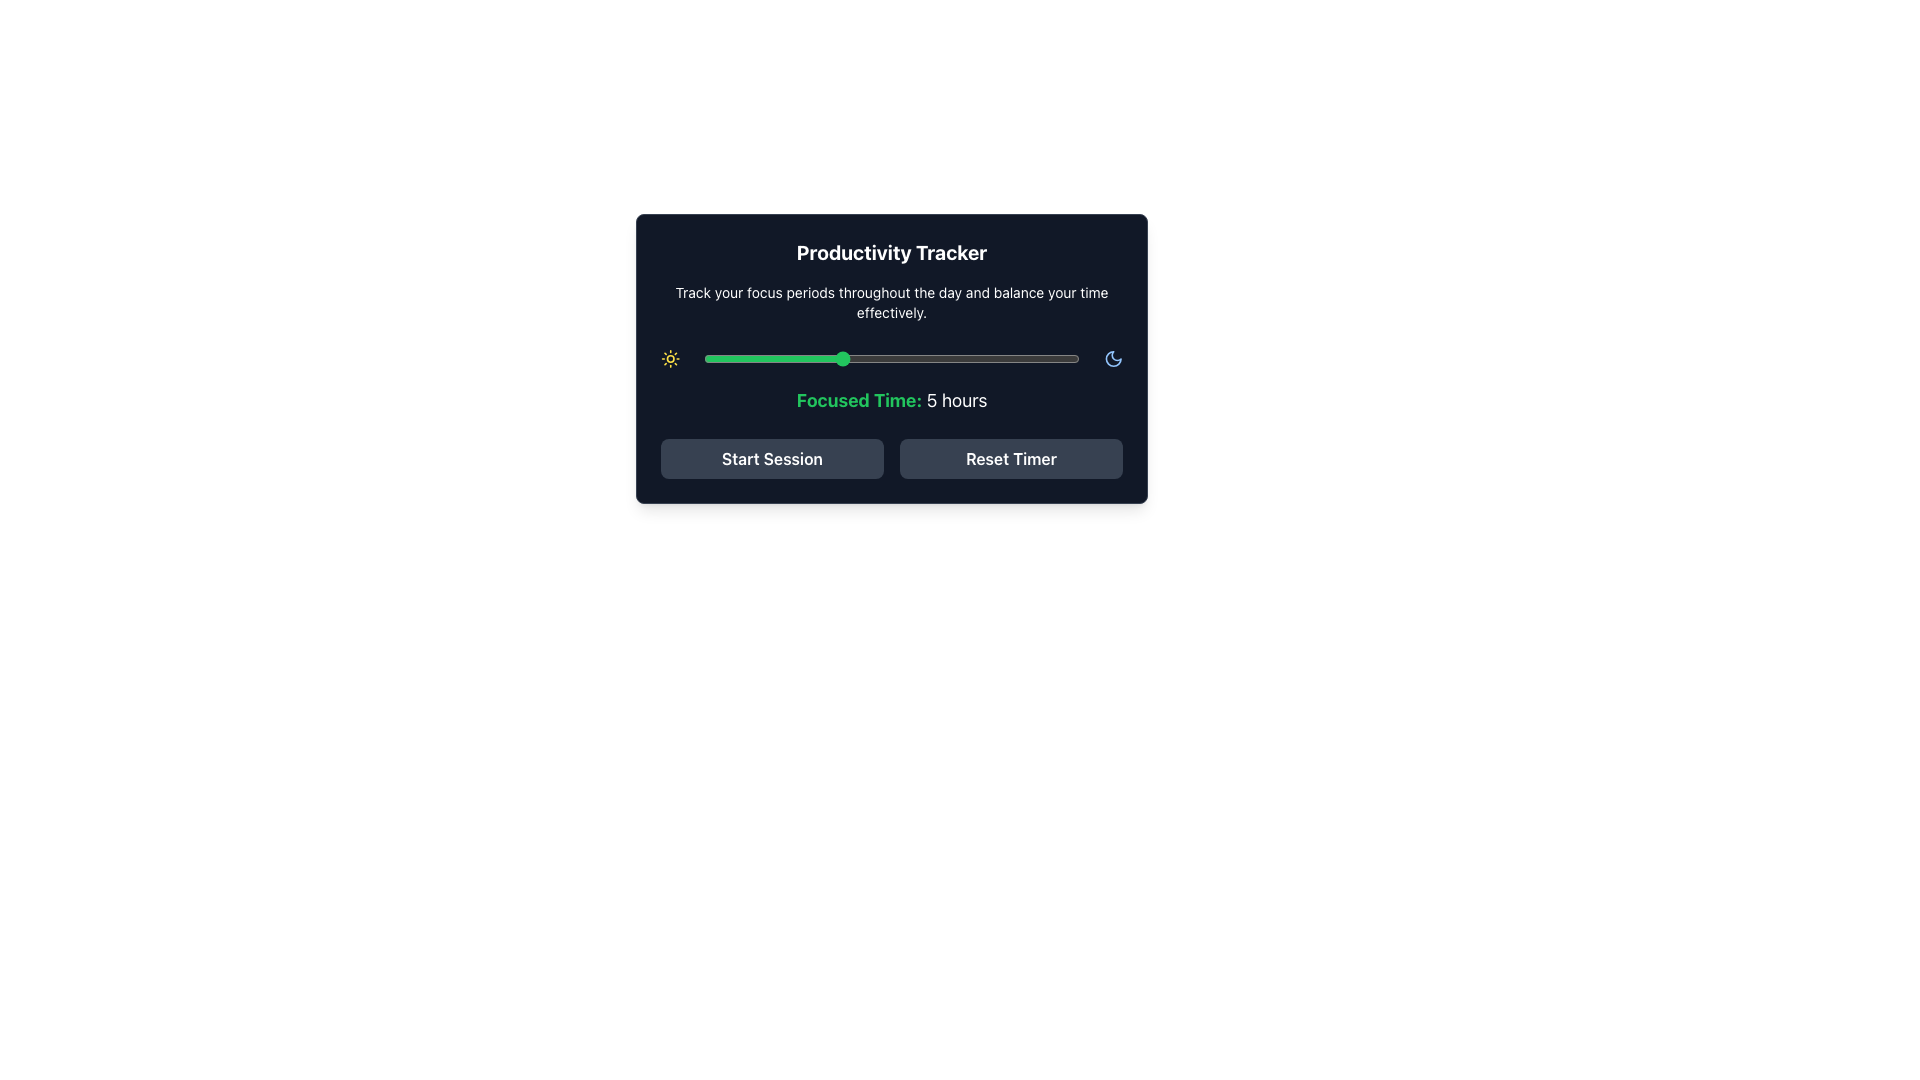 The image size is (1920, 1080). I want to click on the slider value, so click(704, 357).